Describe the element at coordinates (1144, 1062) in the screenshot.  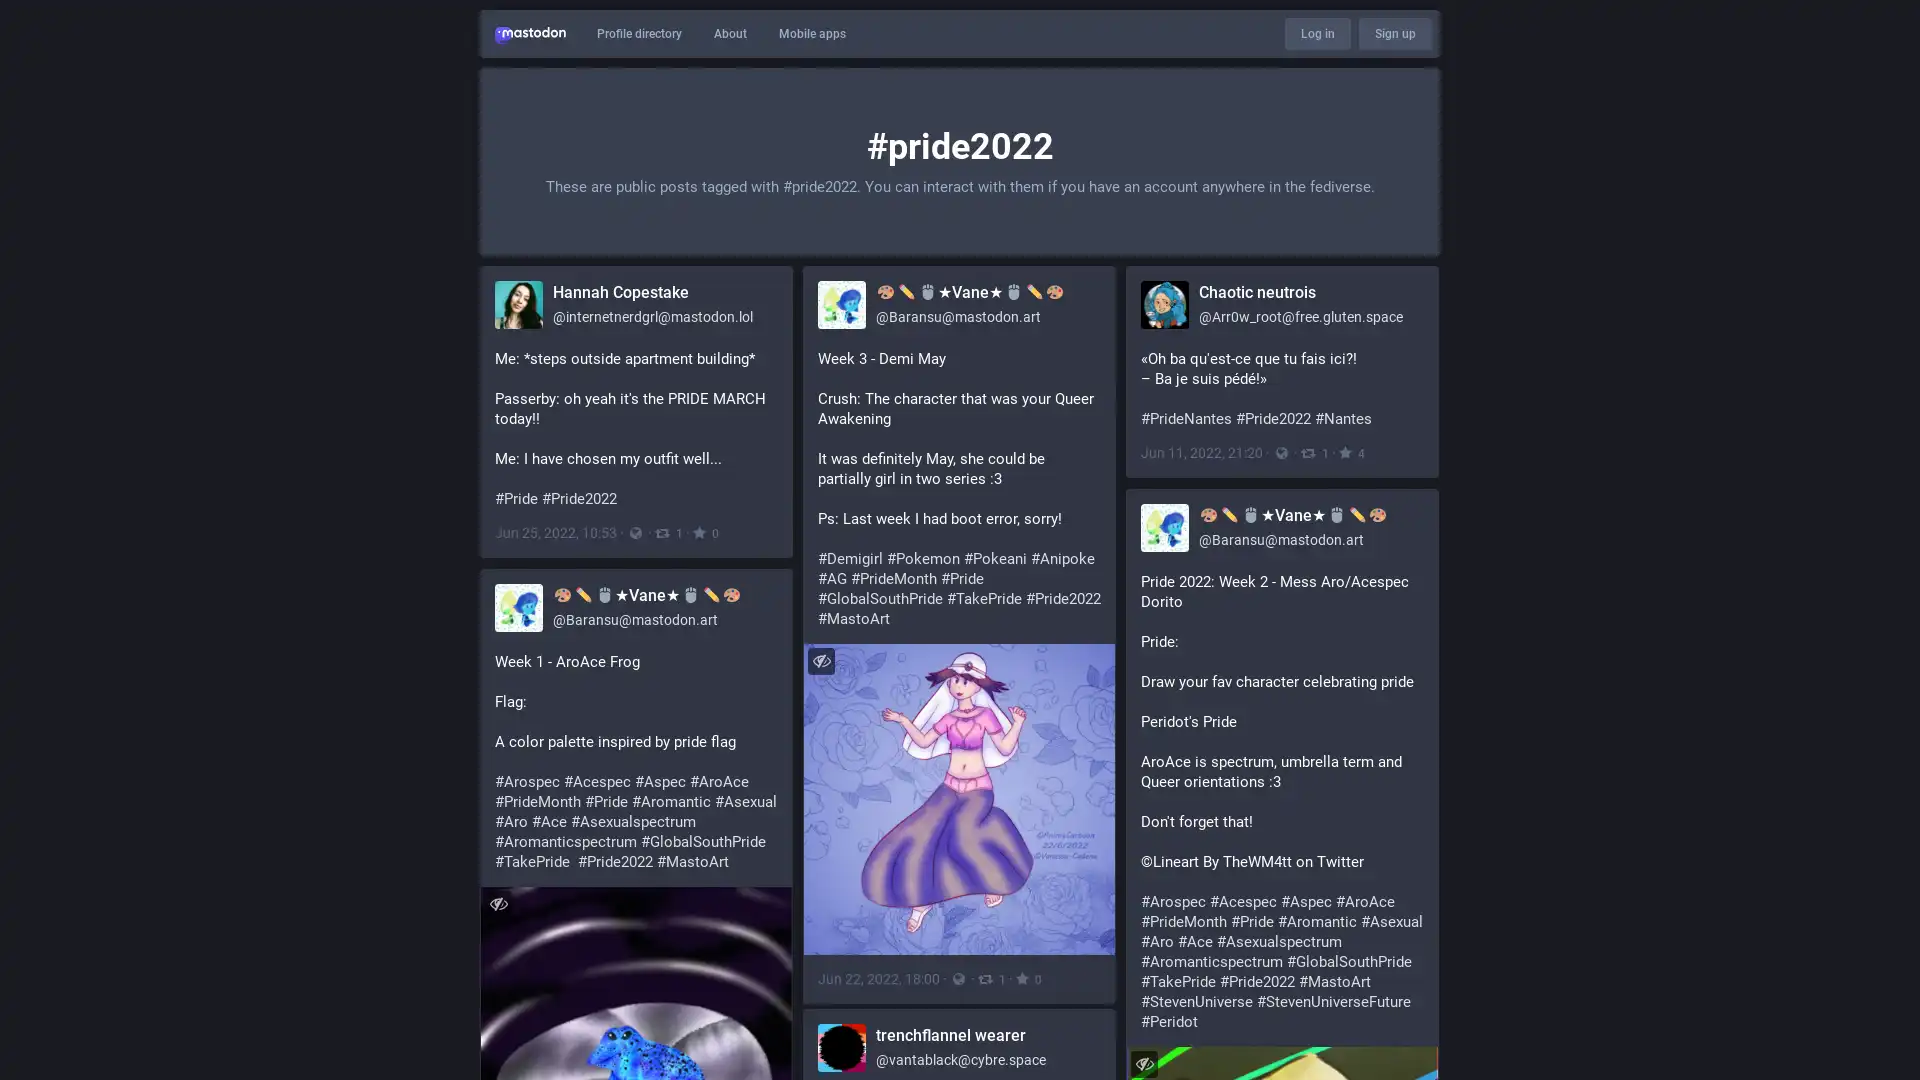
I see `Hide image` at that location.